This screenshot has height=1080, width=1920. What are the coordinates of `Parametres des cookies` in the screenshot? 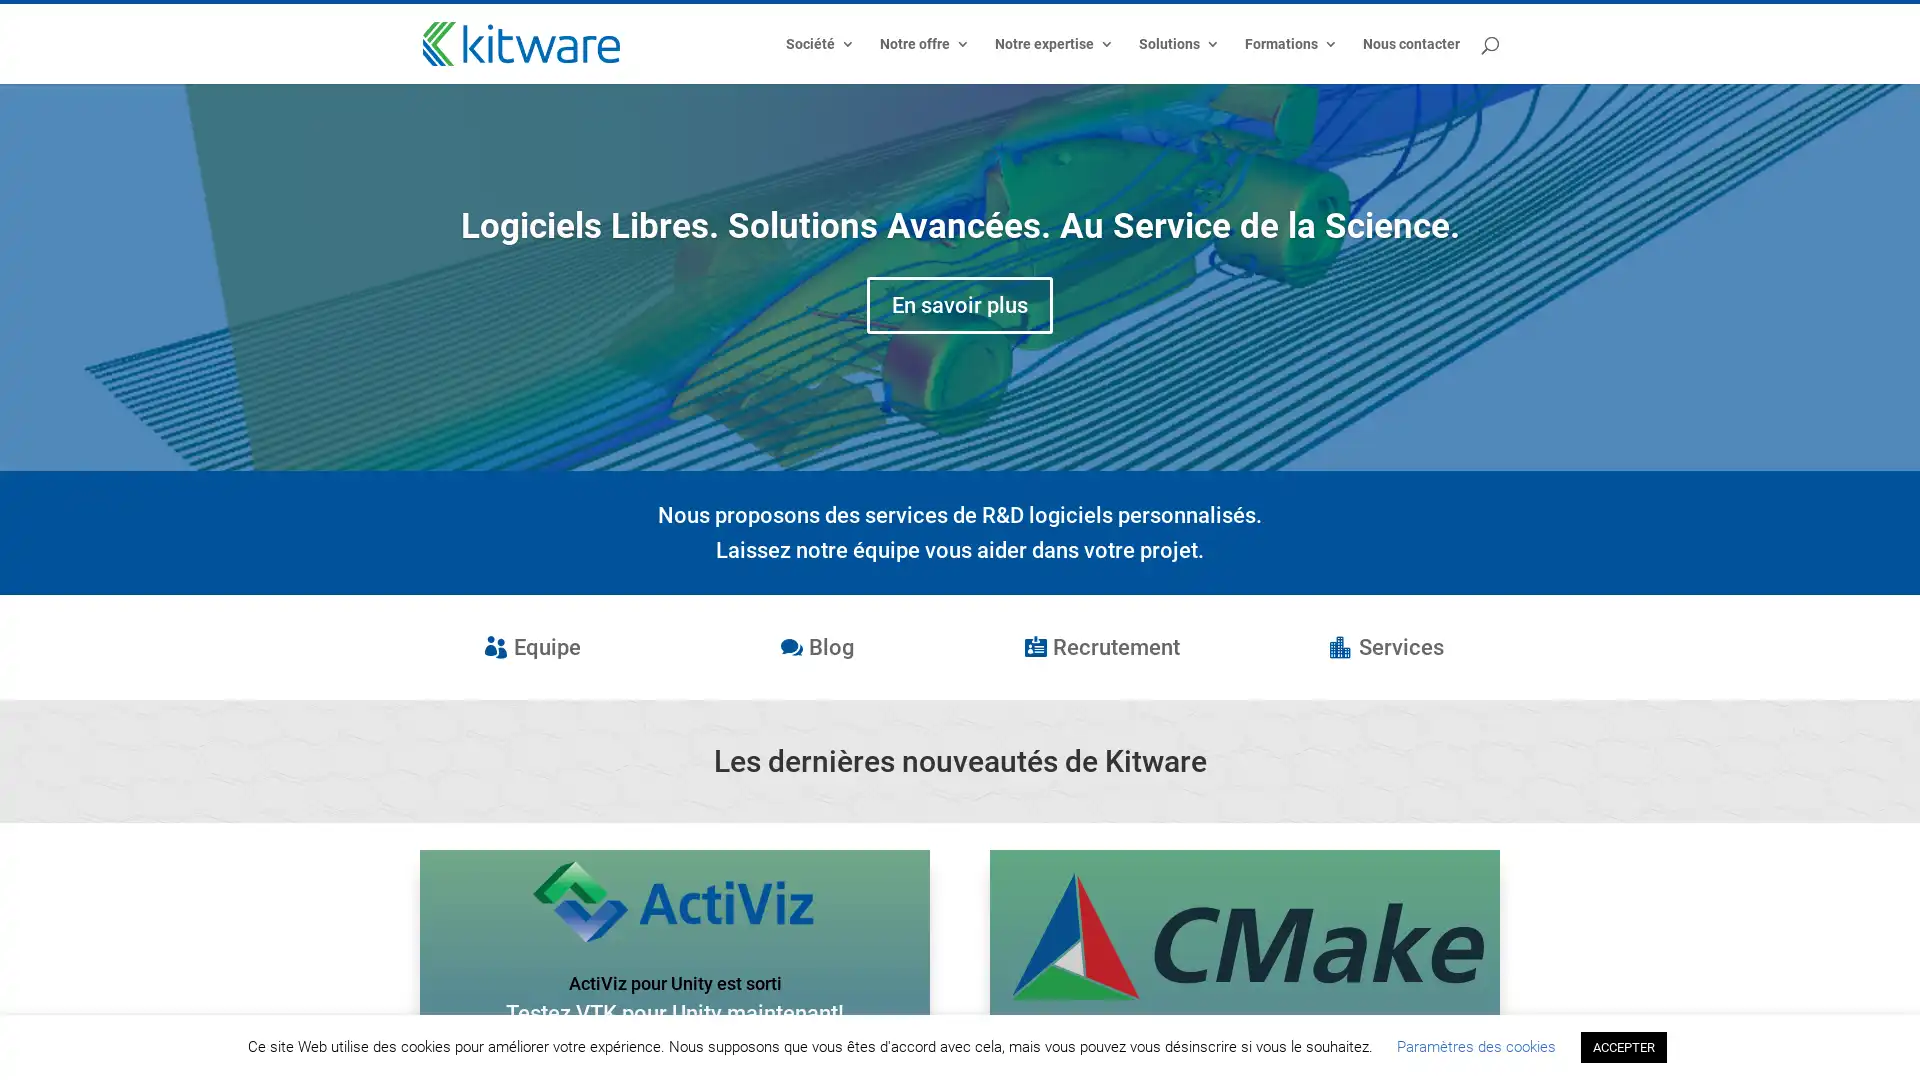 It's located at (1476, 1045).